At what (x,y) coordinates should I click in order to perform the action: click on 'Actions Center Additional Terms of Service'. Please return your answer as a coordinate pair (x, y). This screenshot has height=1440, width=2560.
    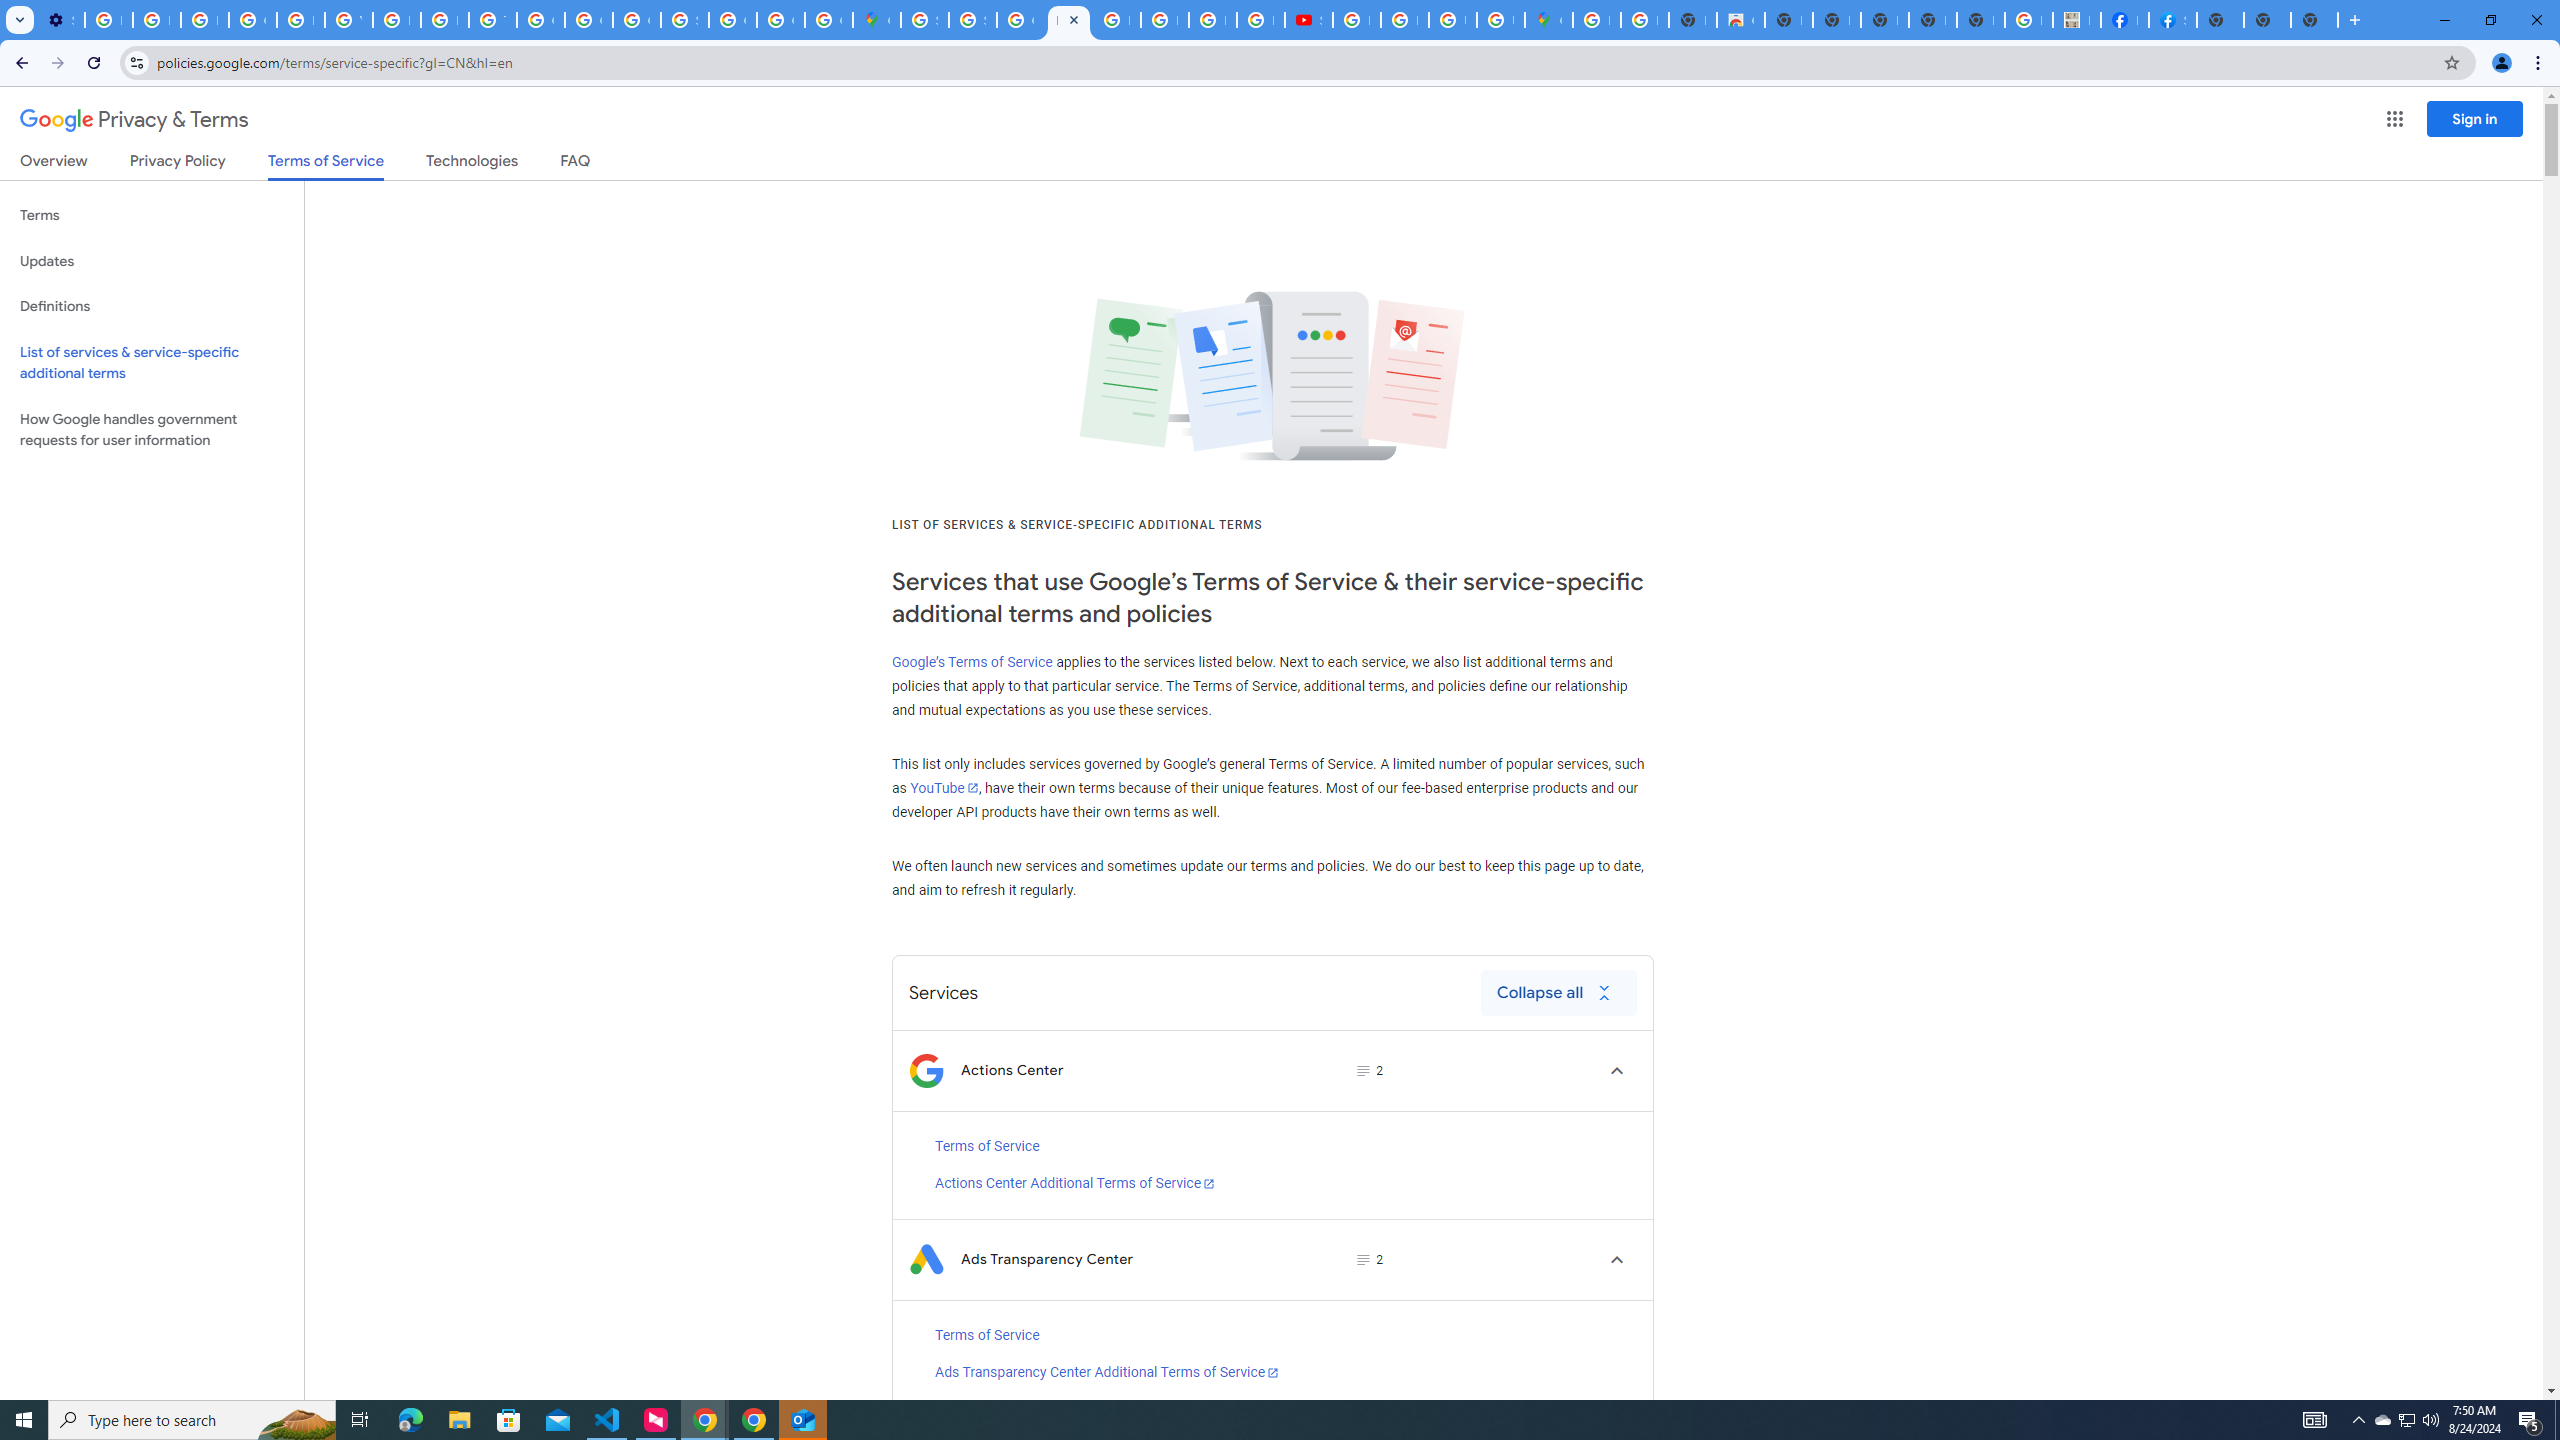
    Looking at the image, I should click on (1075, 1183).